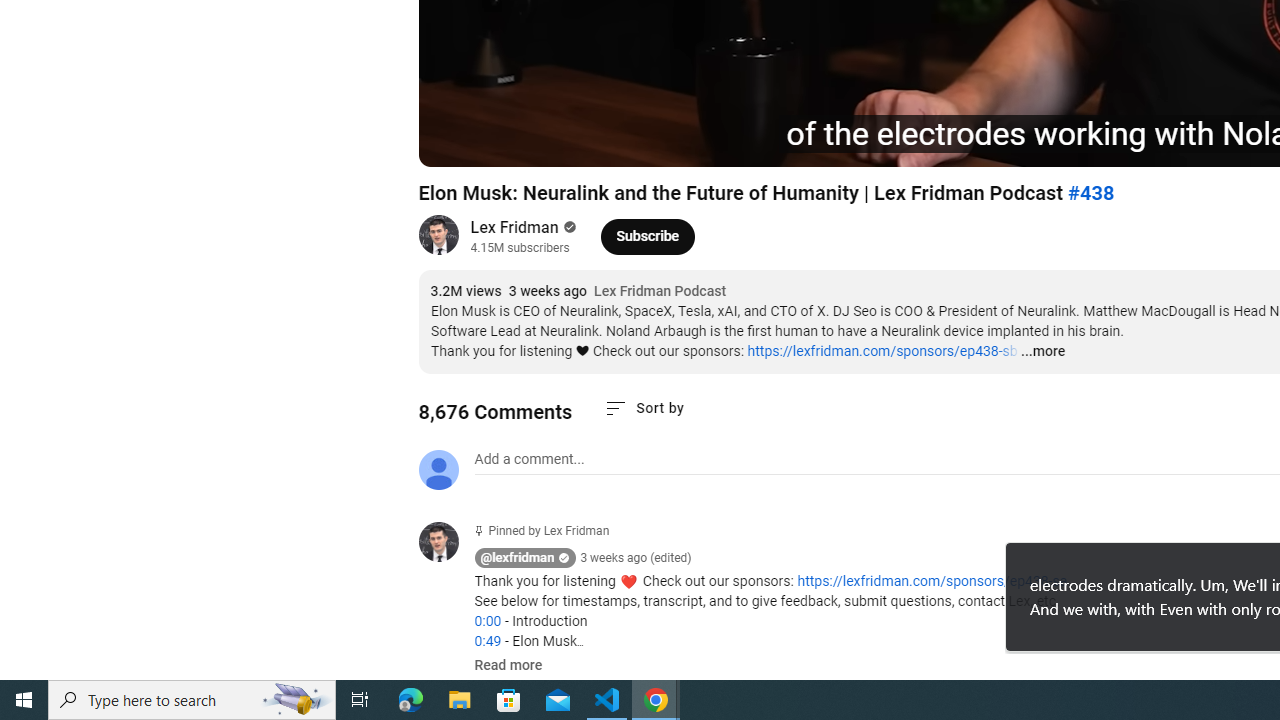 This screenshot has width=1280, height=720. Describe the element at coordinates (635, 558) in the screenshot. I see `'3 weeks ago (edited)'` at that location.